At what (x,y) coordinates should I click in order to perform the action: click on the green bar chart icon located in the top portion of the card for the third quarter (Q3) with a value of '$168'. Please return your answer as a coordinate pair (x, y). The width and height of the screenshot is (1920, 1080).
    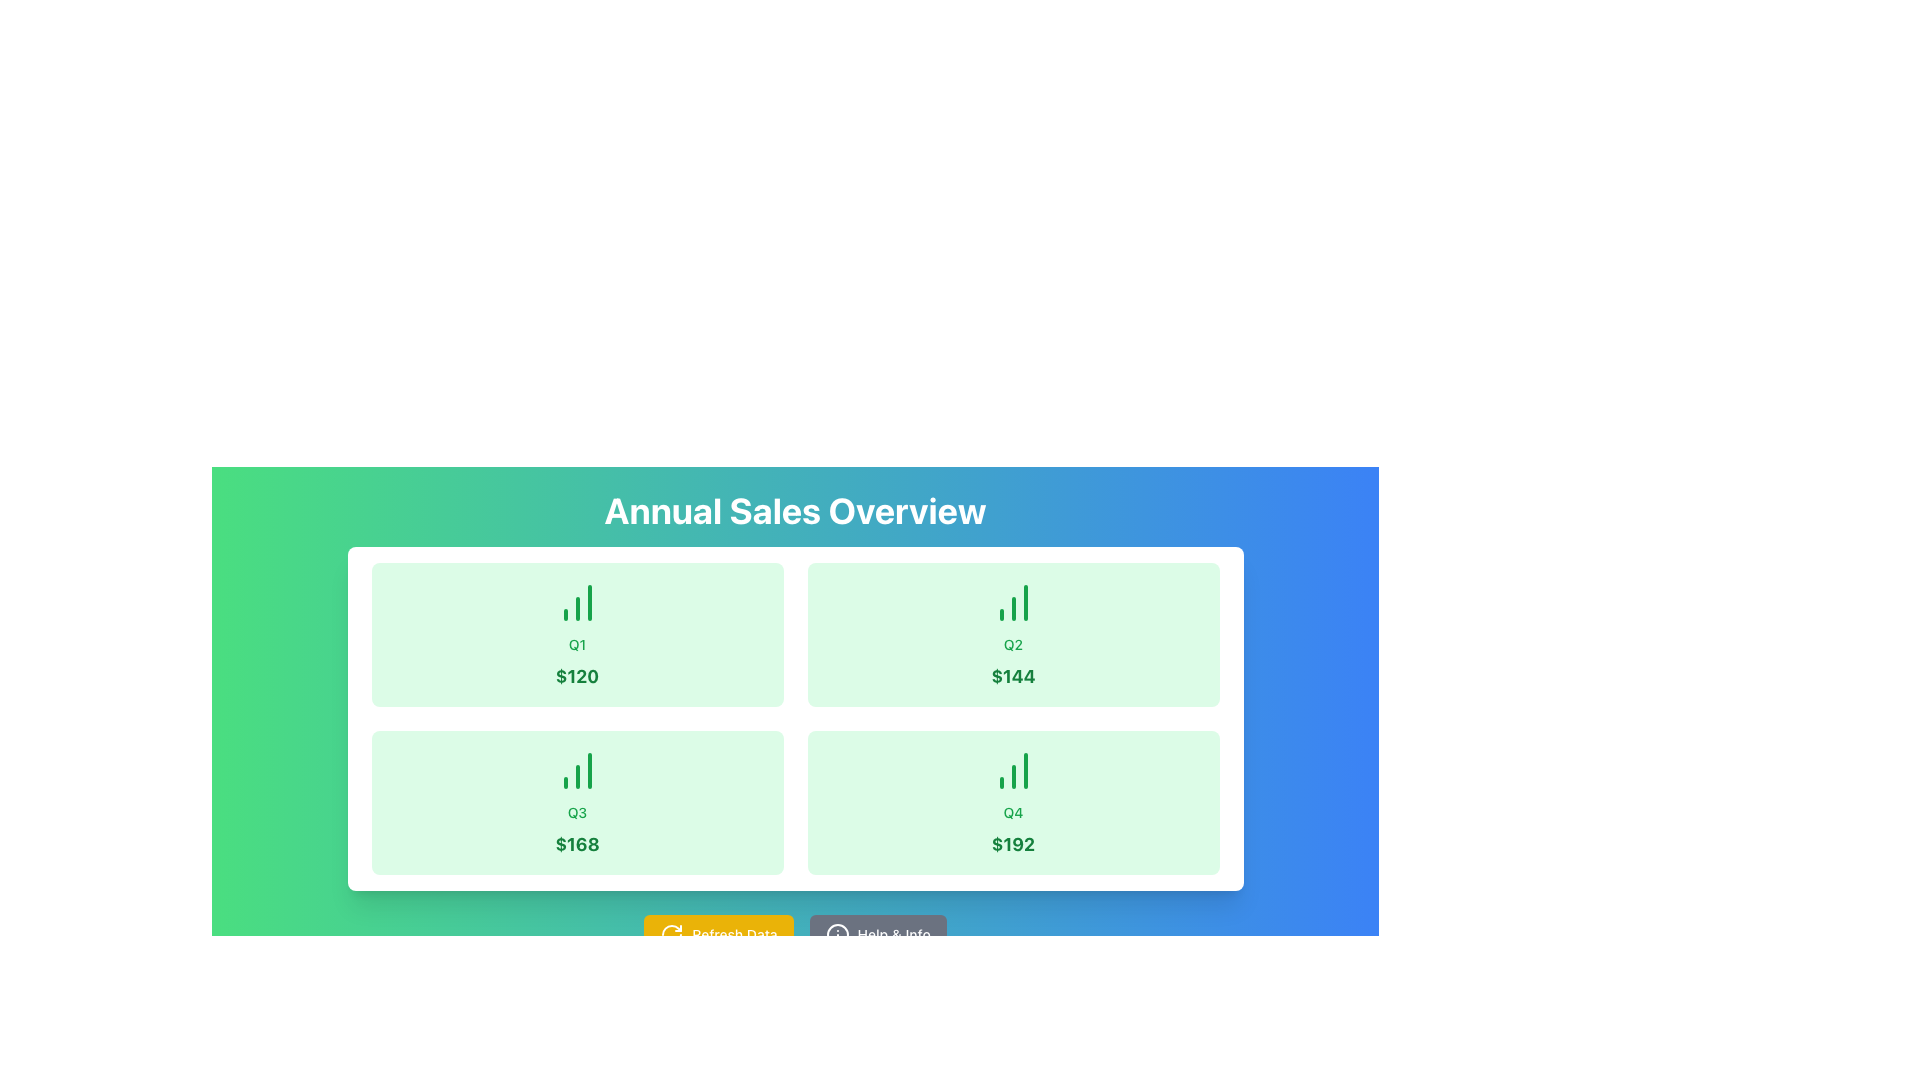
    Looking at the image, I should click on (576, 770).